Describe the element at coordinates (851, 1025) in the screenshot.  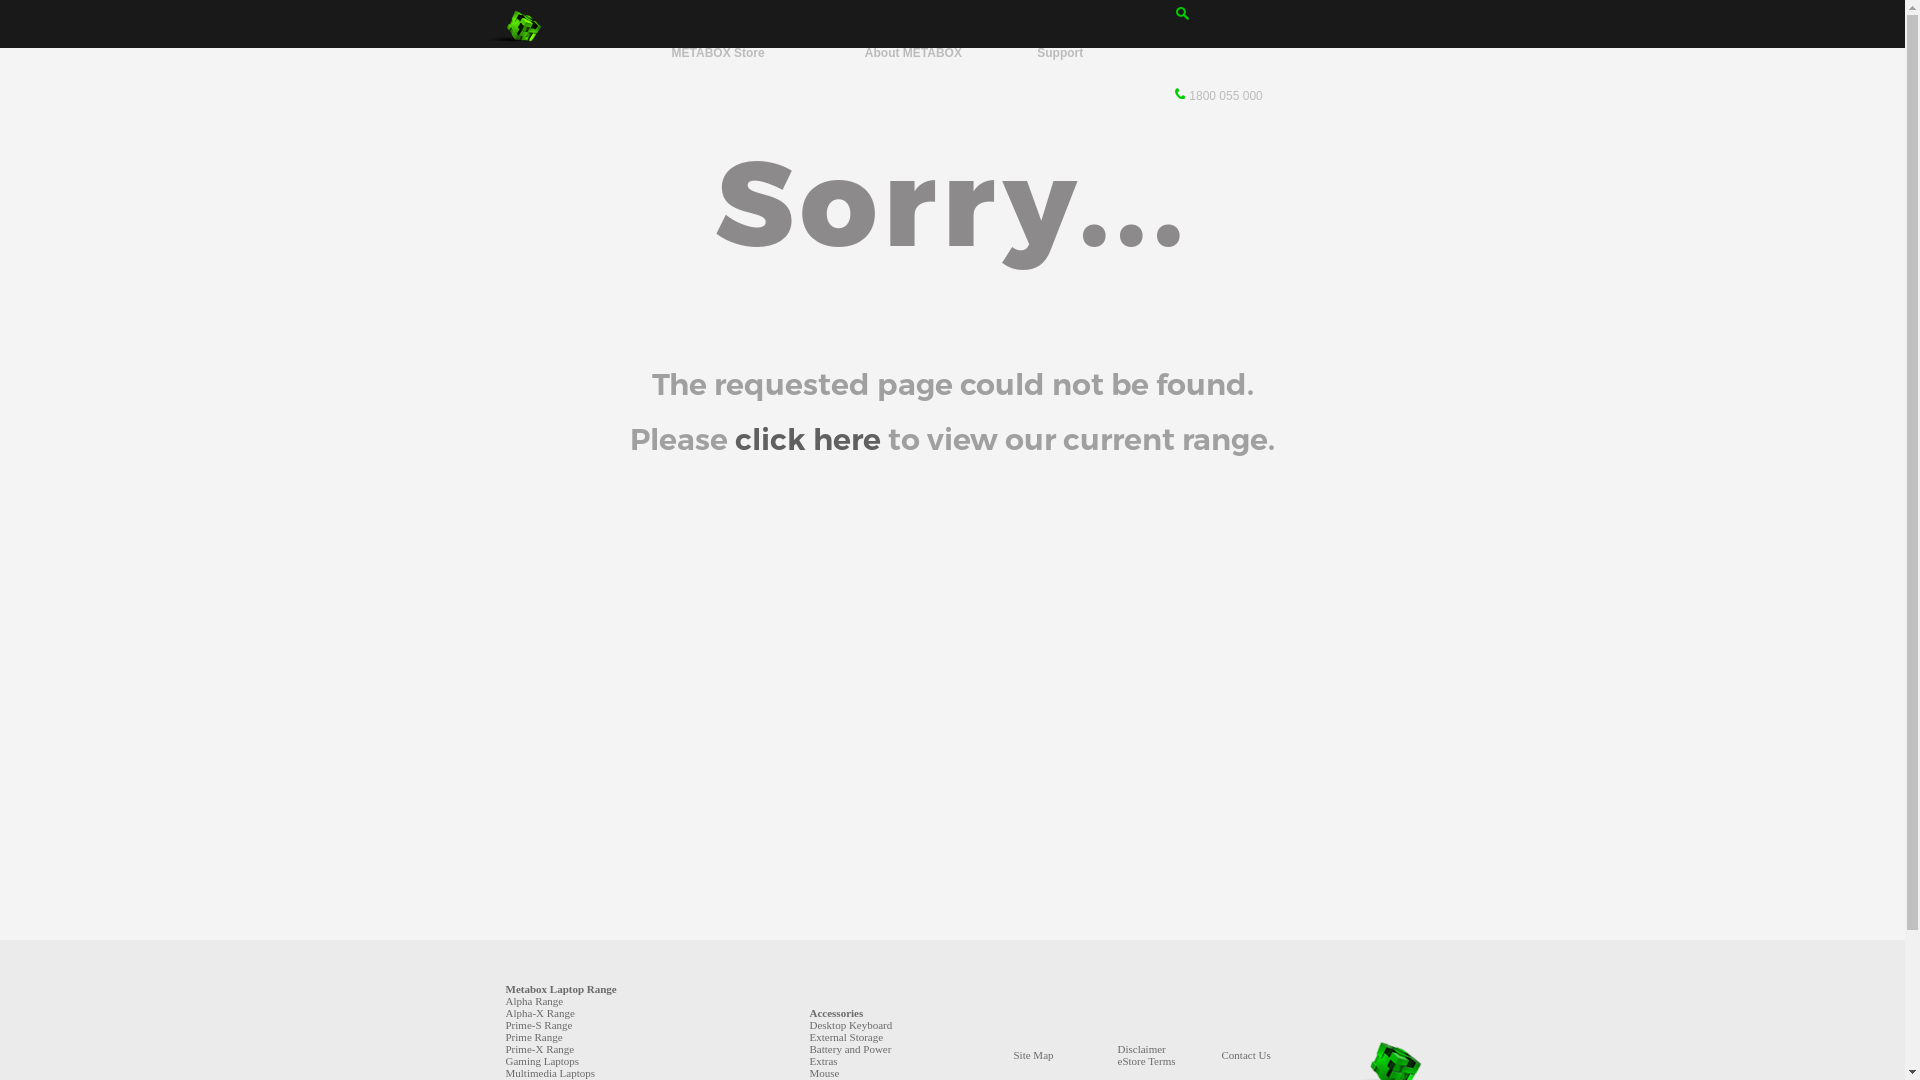
I see `'Desktop Keyboard'` at that location.